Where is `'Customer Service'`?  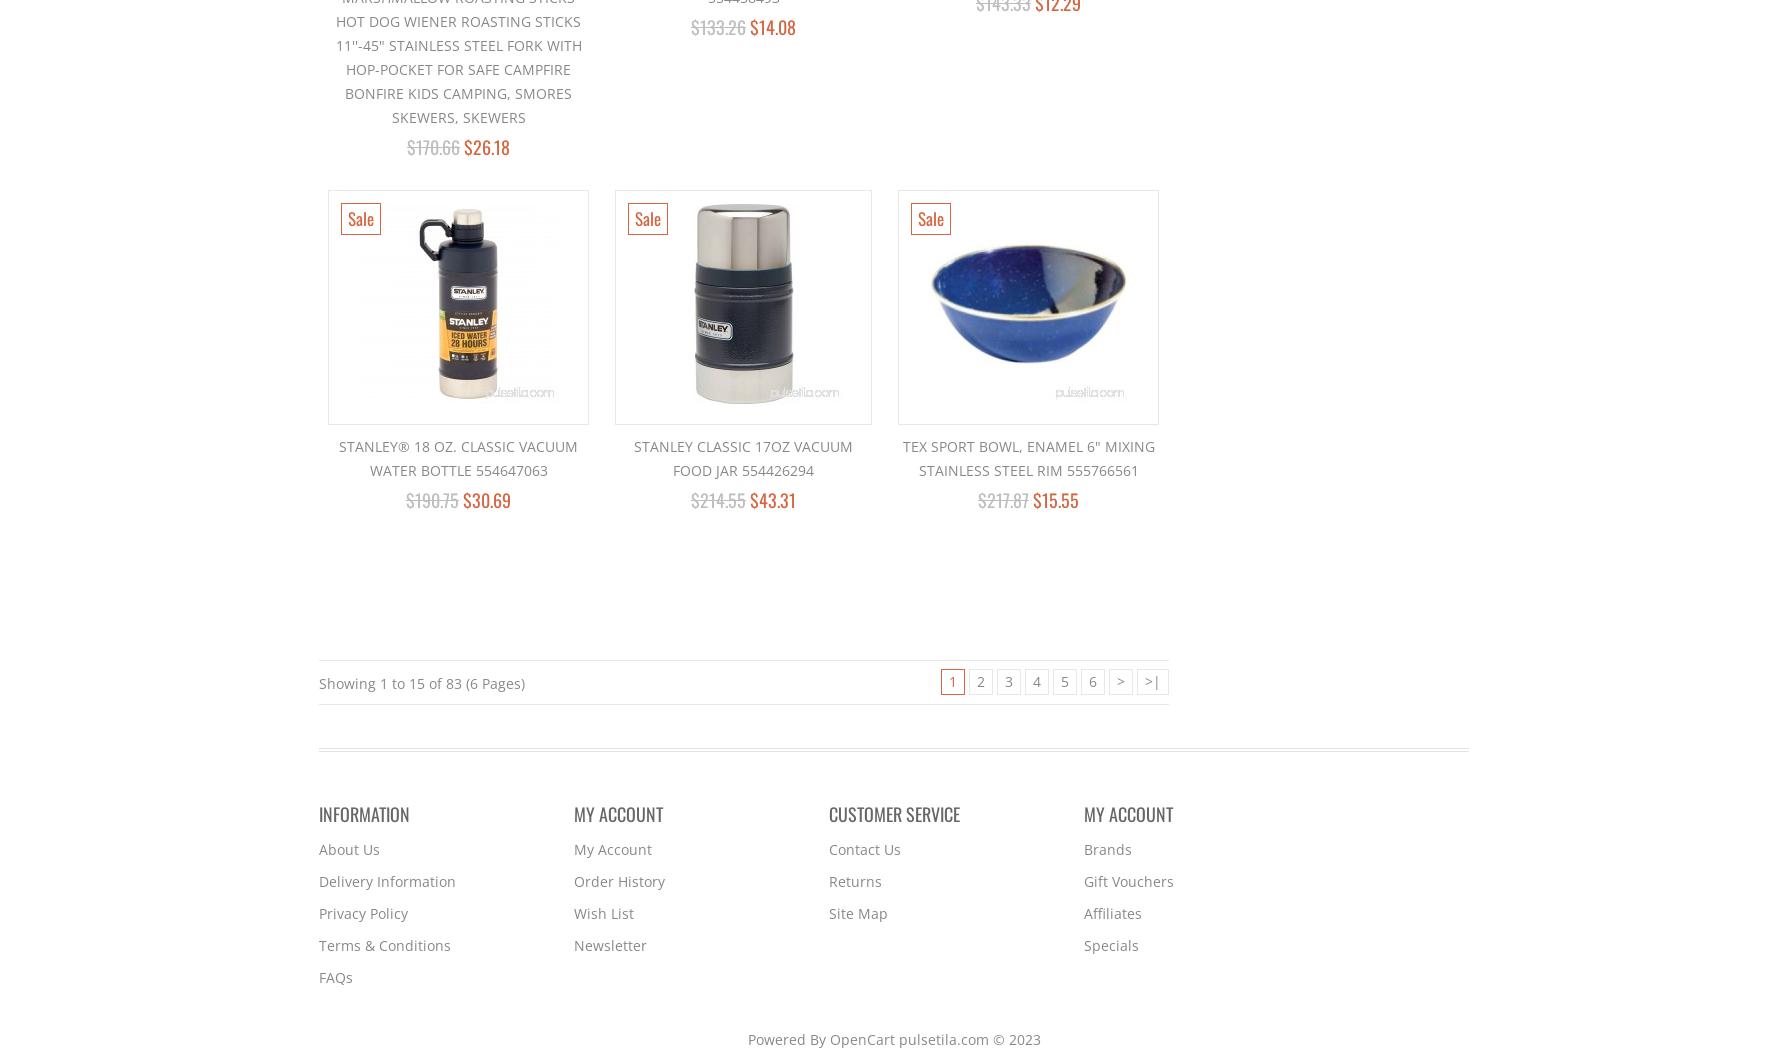
'Customer Service' is located at coordinates (894, 813).